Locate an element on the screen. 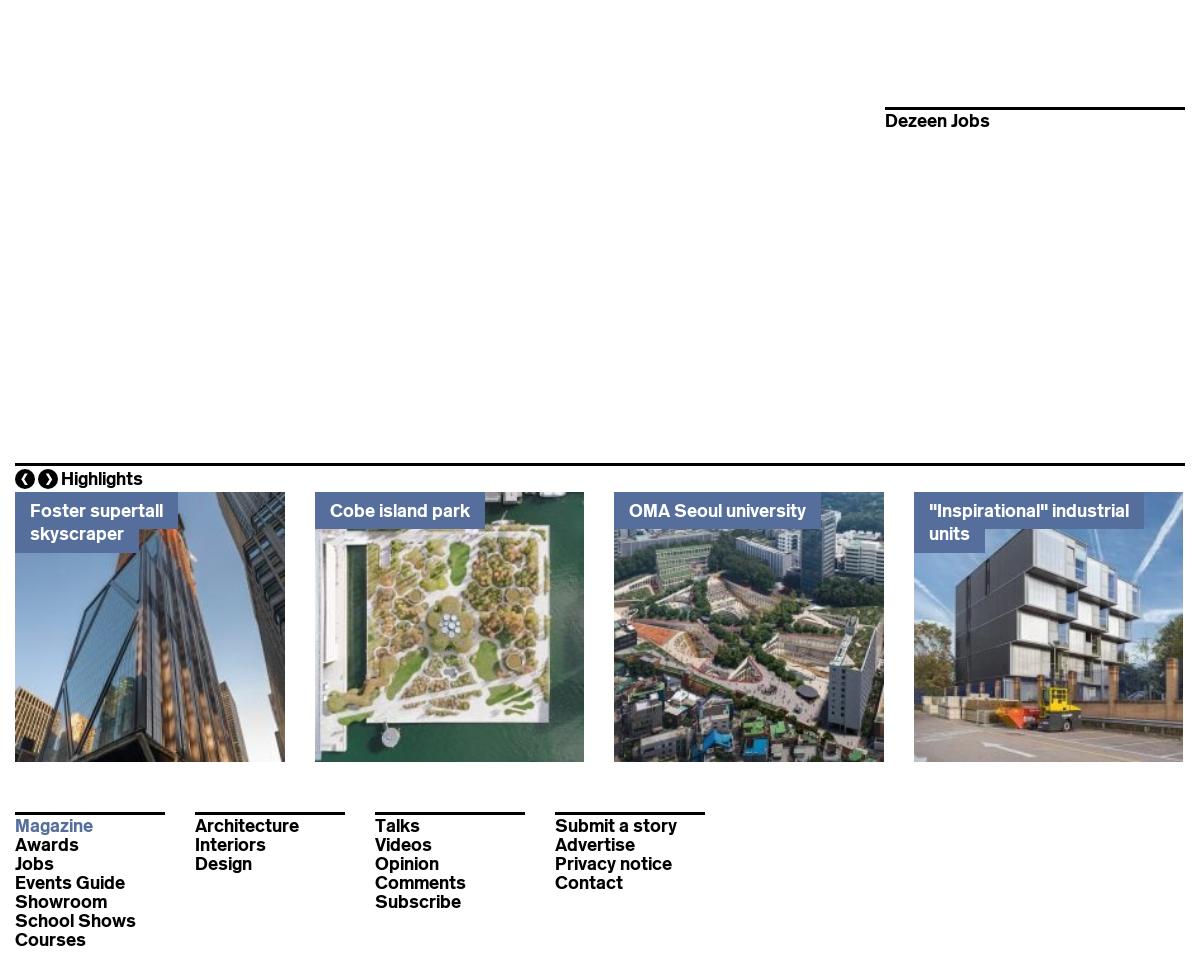 Image resolution: width=1200 pixels, height=974 pixels. 'Awards' is located at coordinates (47, 845).